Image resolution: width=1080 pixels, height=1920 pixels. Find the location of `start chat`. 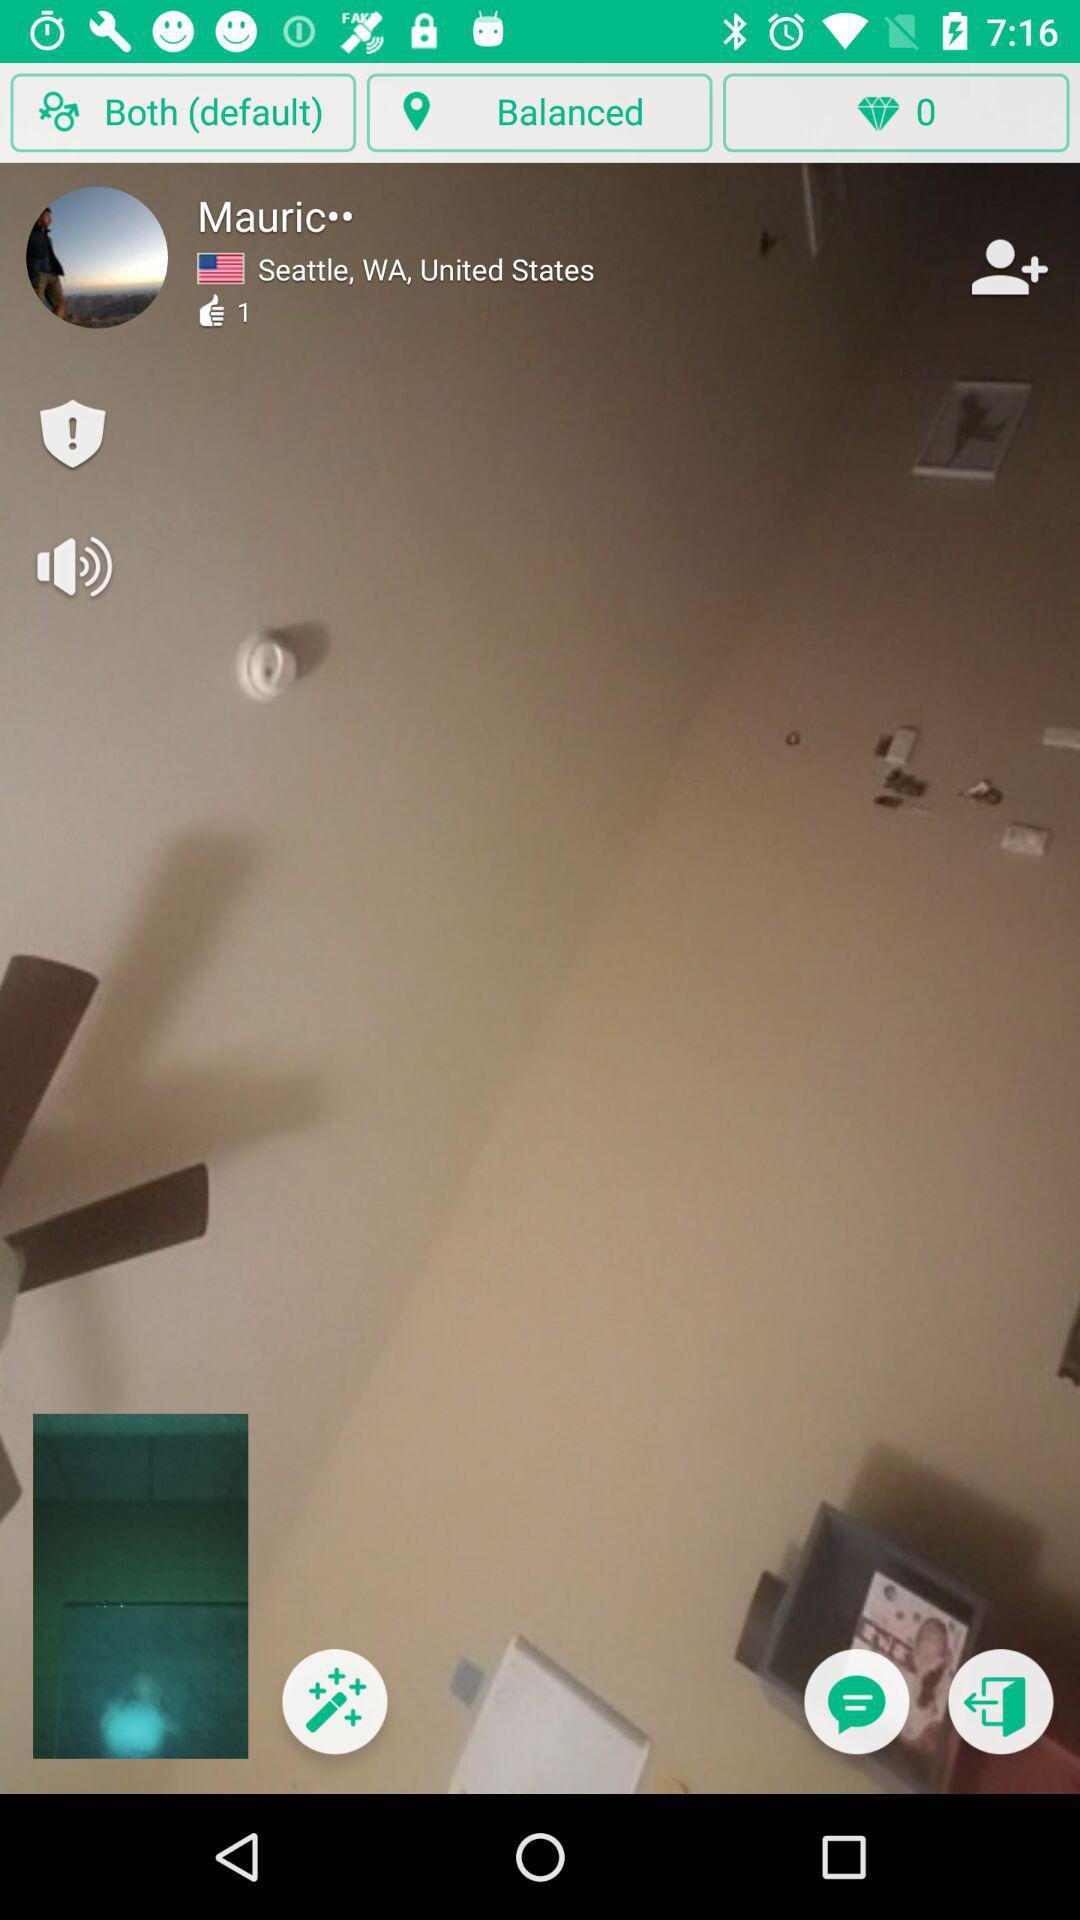

start chat is located at coordinates (855, 1713).